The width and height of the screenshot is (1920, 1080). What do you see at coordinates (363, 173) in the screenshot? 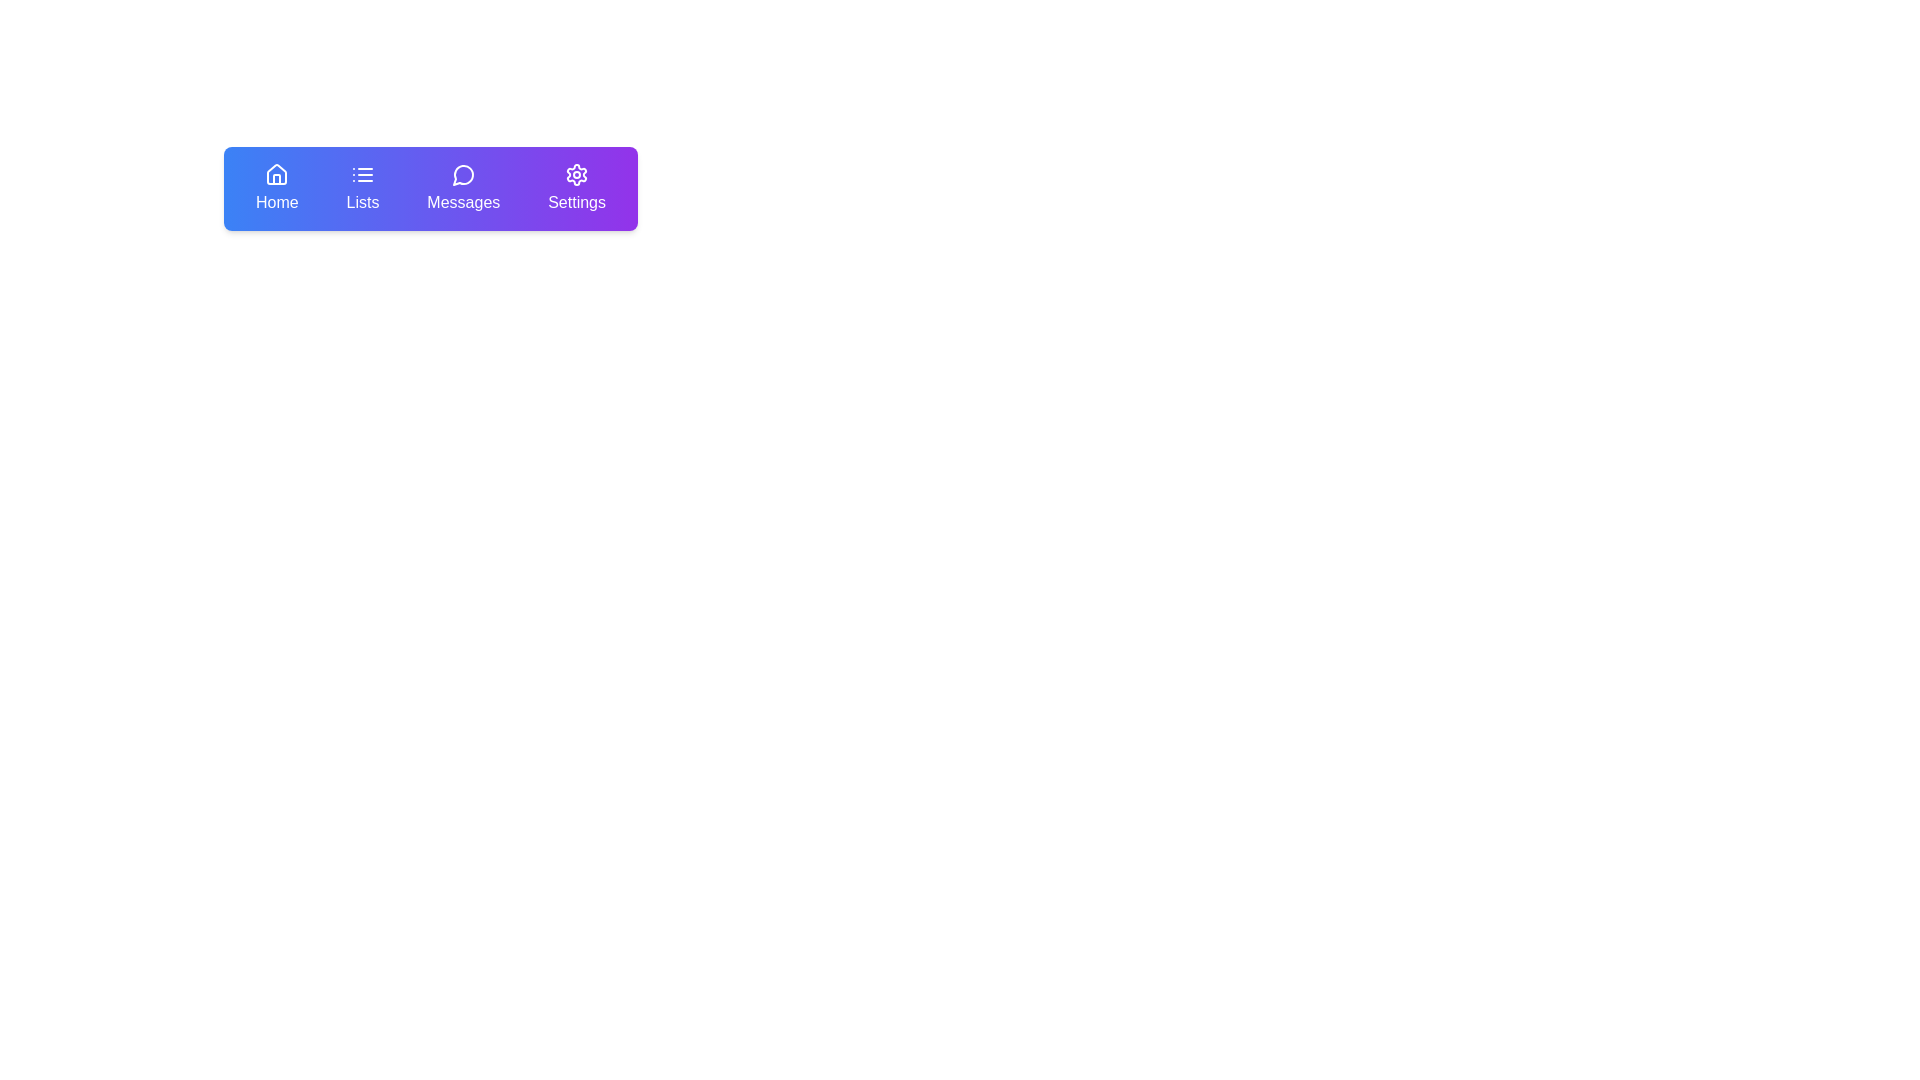
I see `the 'Lists' icon element, which is a blue gradient icon with three horizontal lines` at bounding box center [363, 173].